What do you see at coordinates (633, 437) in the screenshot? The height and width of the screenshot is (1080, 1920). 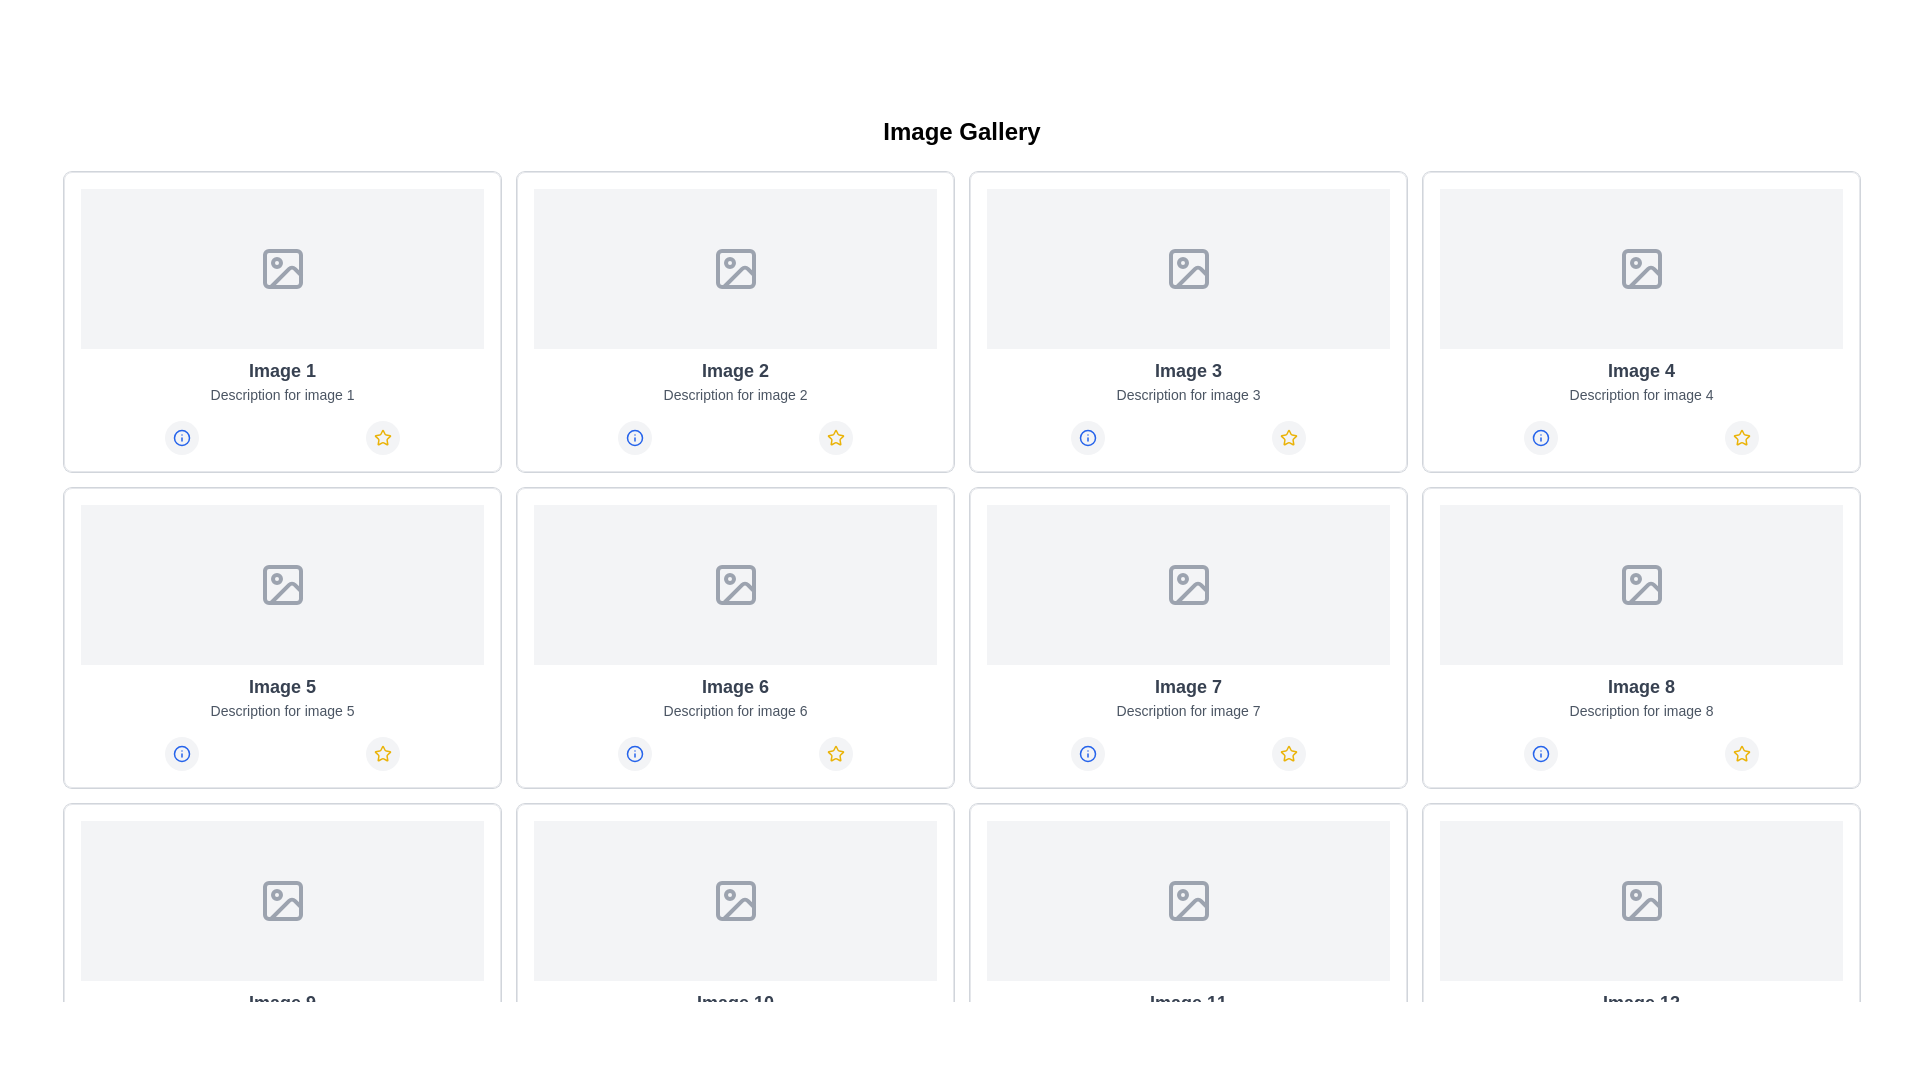 I see `the blue circular icon located under the text 'Image 2'` at bounding box center [633, 437].